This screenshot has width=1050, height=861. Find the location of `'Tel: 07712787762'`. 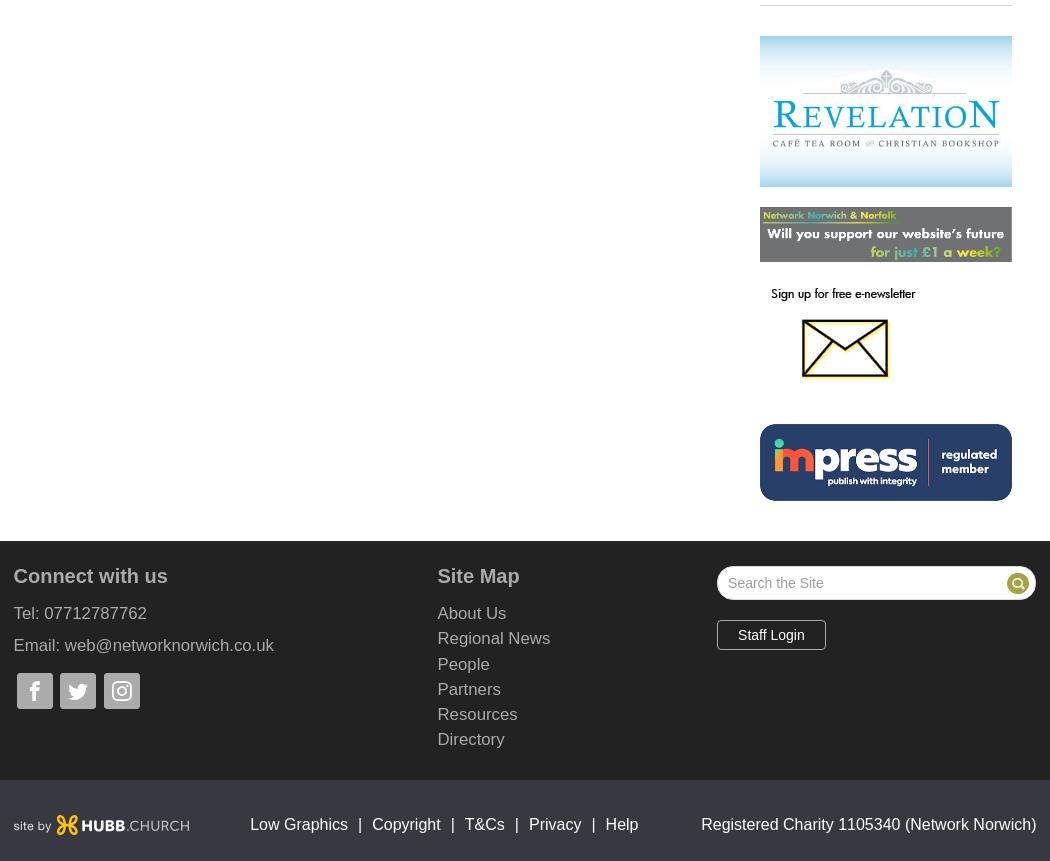

'Tel: 07712787762' is located at coordinates (79, 612).